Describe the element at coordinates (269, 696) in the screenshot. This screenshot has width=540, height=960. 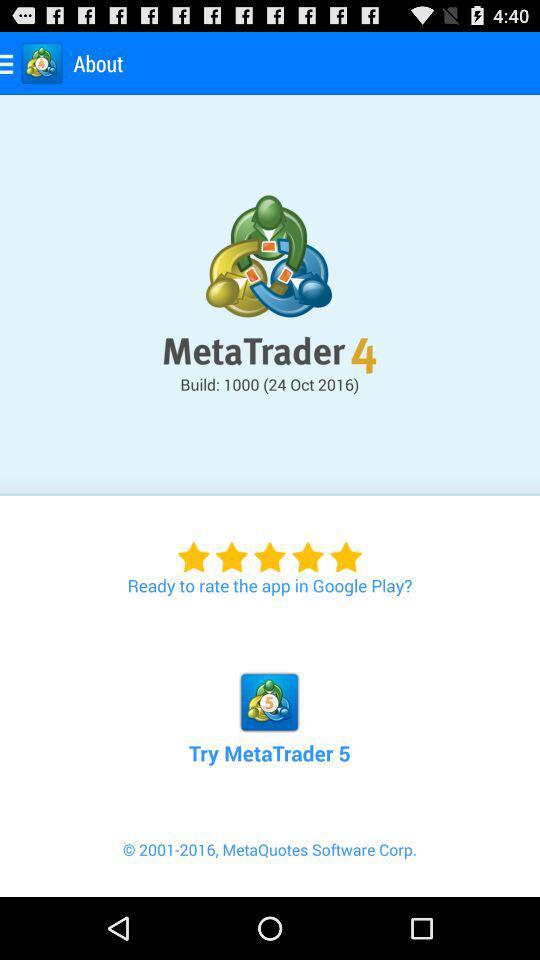
I see `the icon above the 2001 2016 metaquotes icon` at that location.